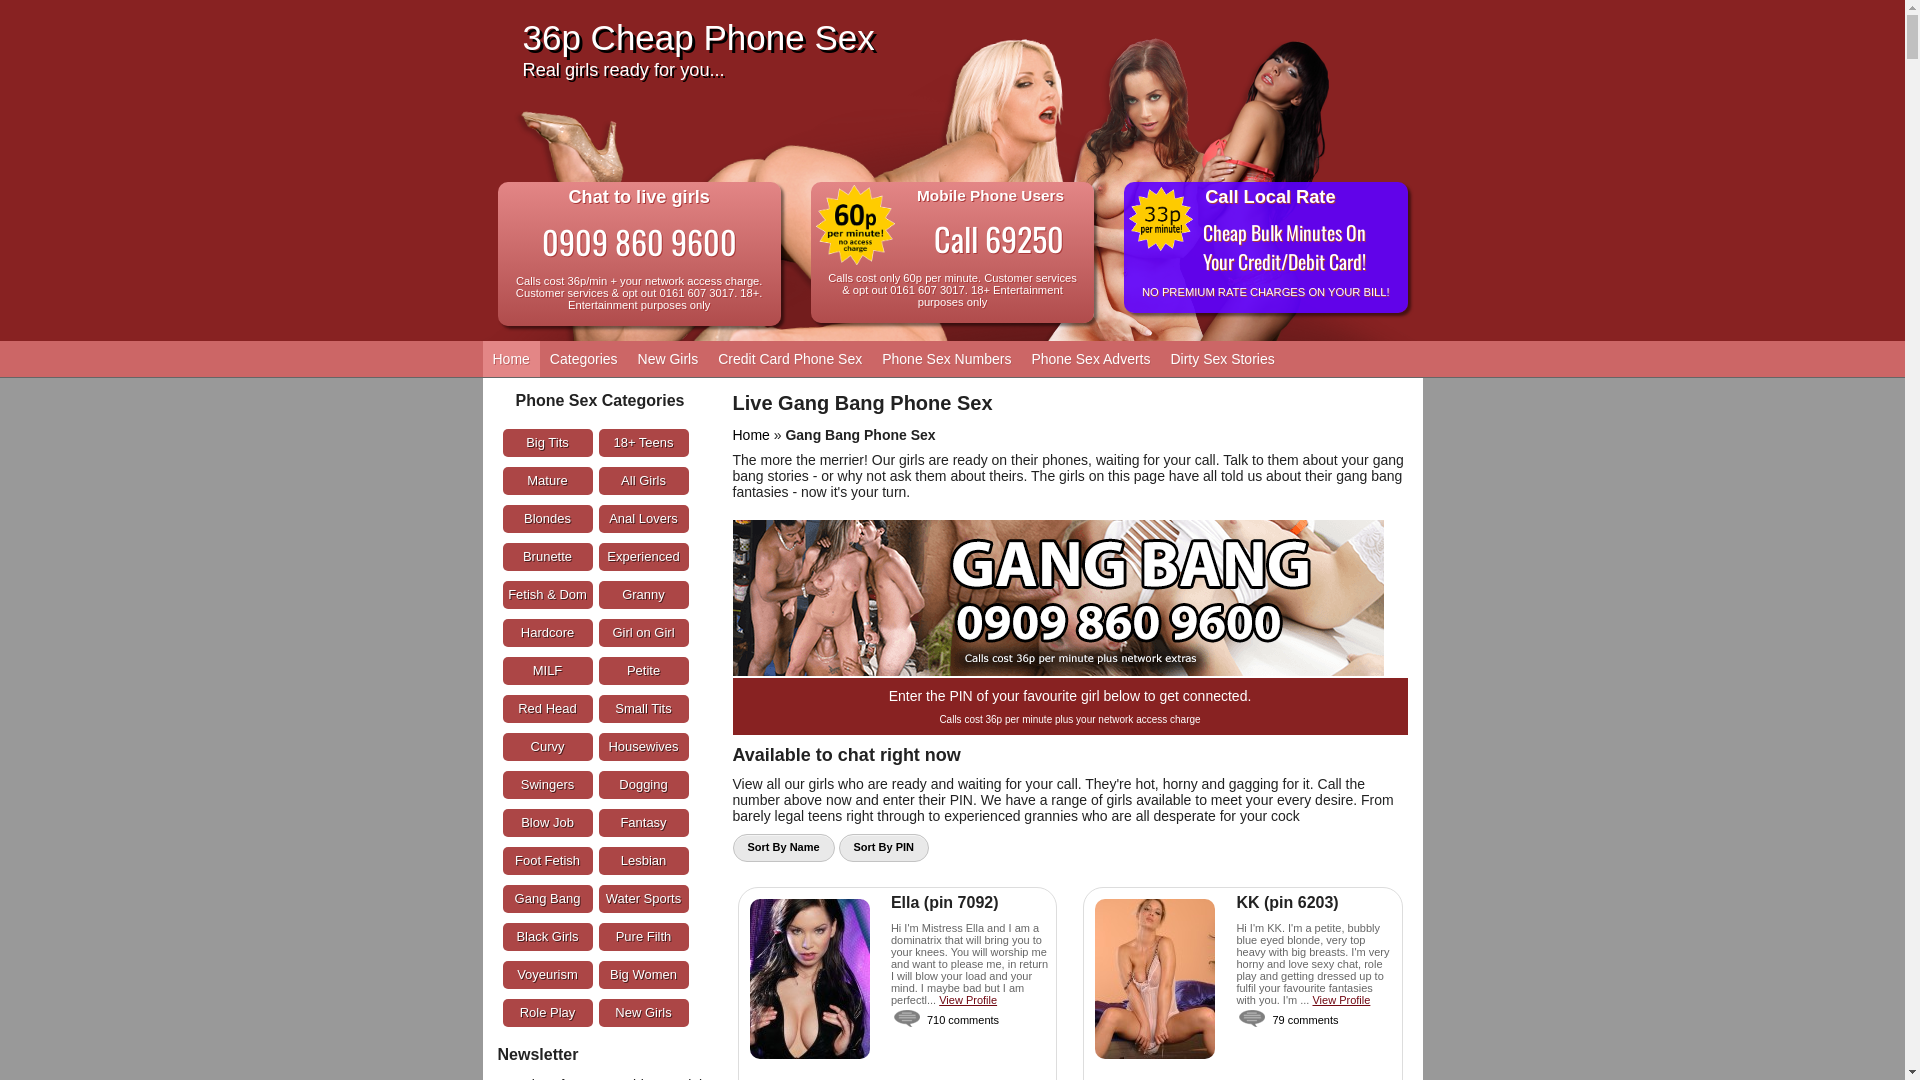  I want to click on 'Big Tits', so click(547, 442).